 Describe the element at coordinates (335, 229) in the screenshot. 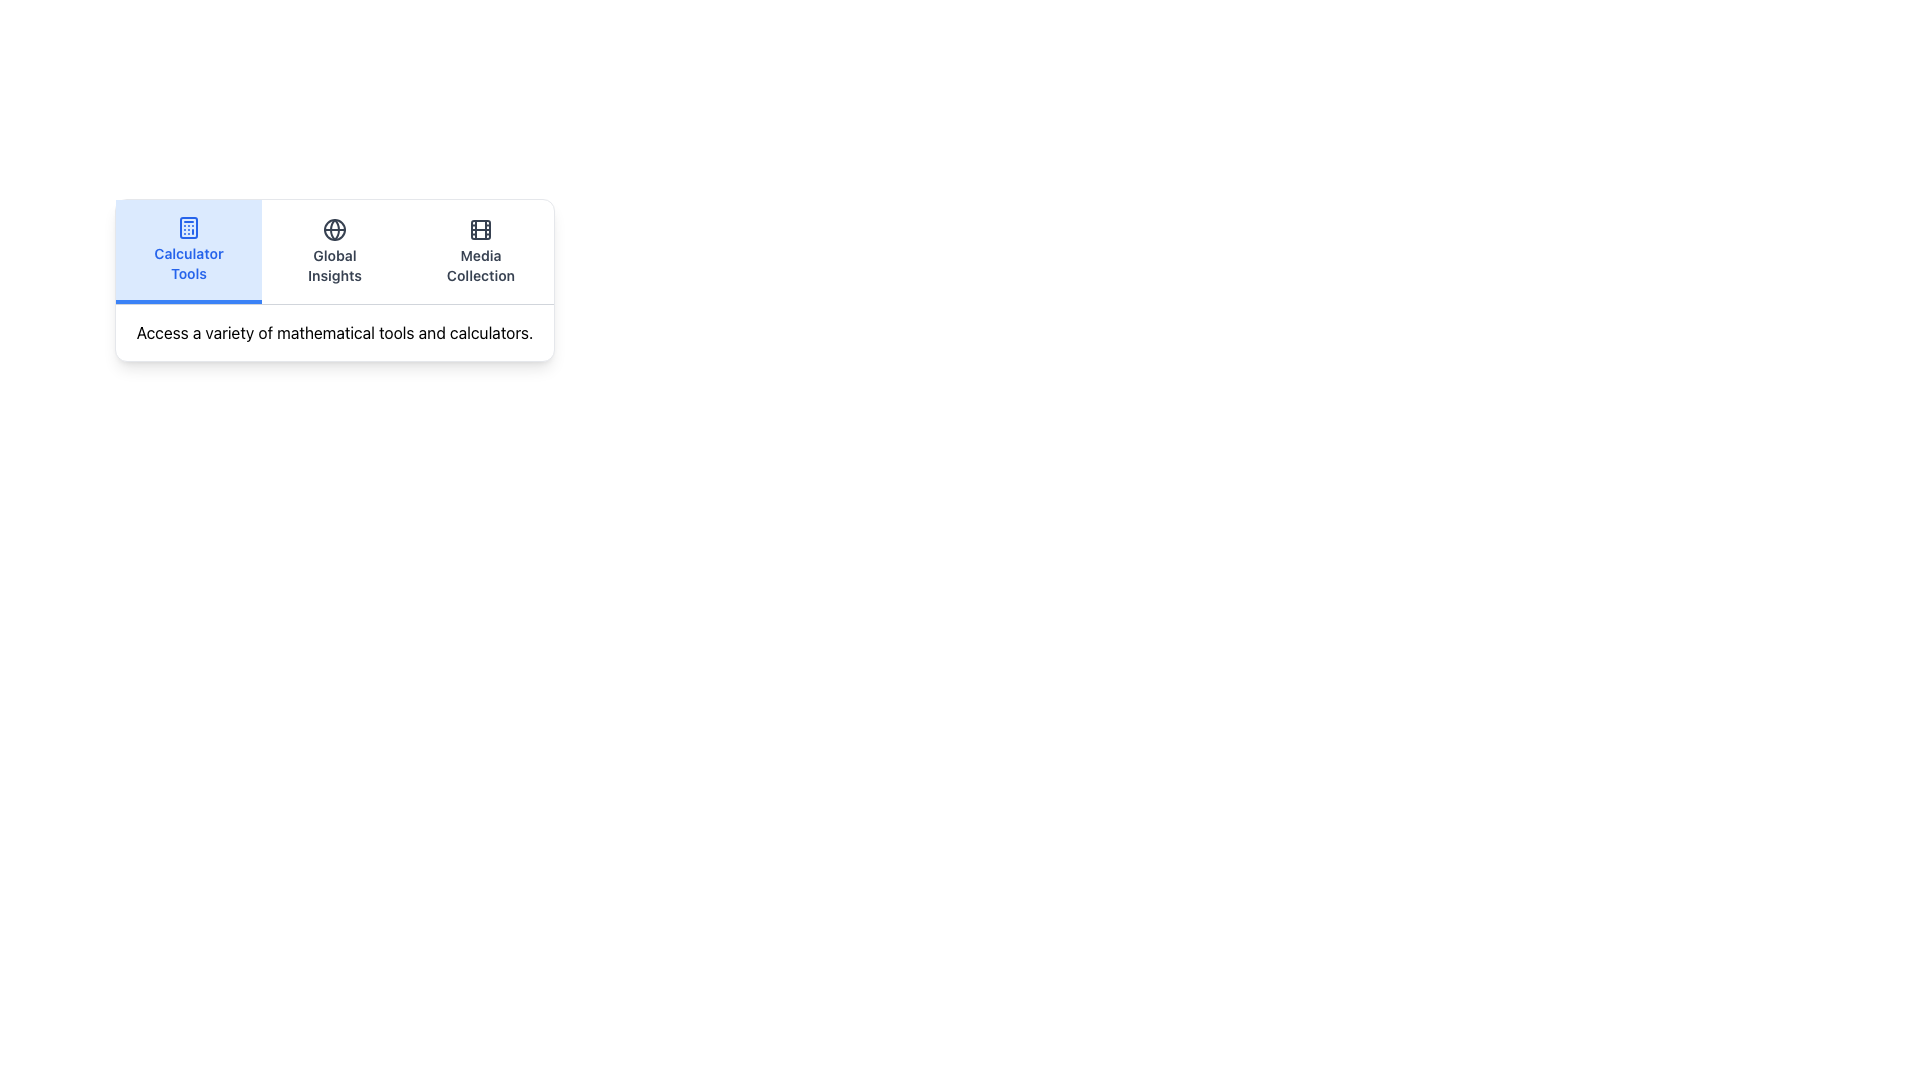

I see `the decorative SVG circle component that is part of the globe icon located in the second tab labeled 'Global Insights'` at that location.